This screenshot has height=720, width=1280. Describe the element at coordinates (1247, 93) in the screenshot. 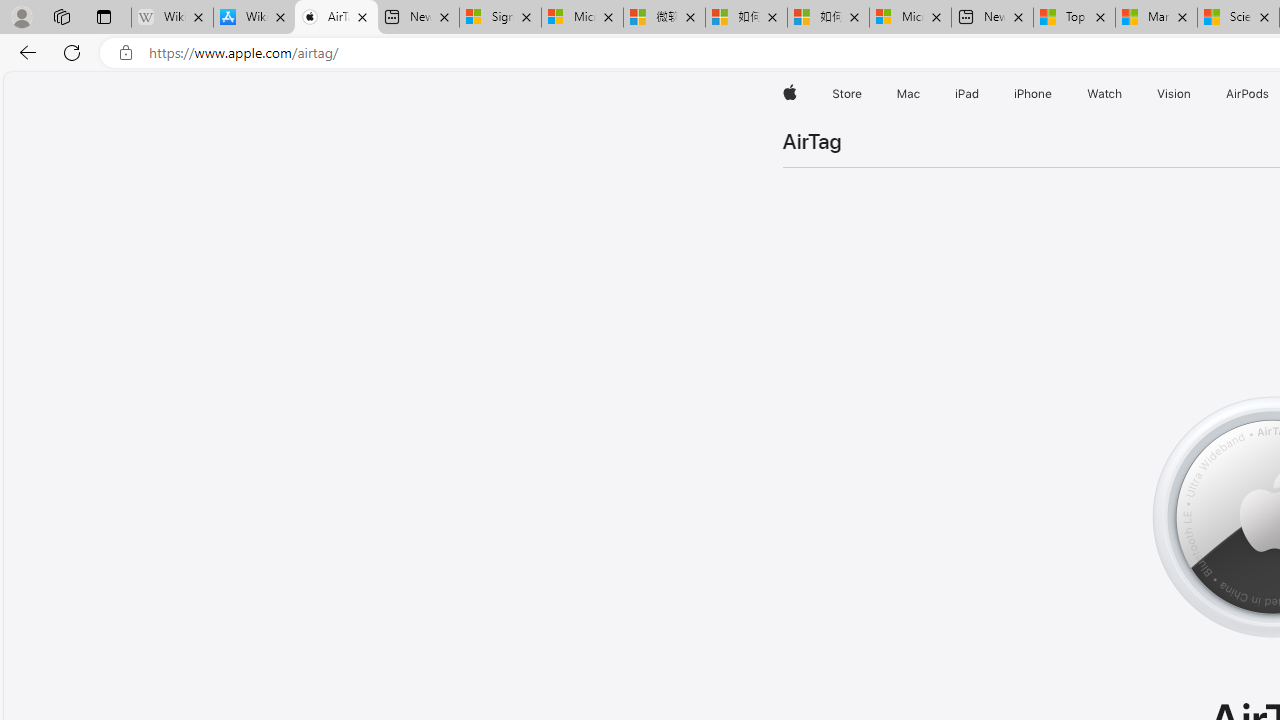

I see `'AirPods'` at that location.